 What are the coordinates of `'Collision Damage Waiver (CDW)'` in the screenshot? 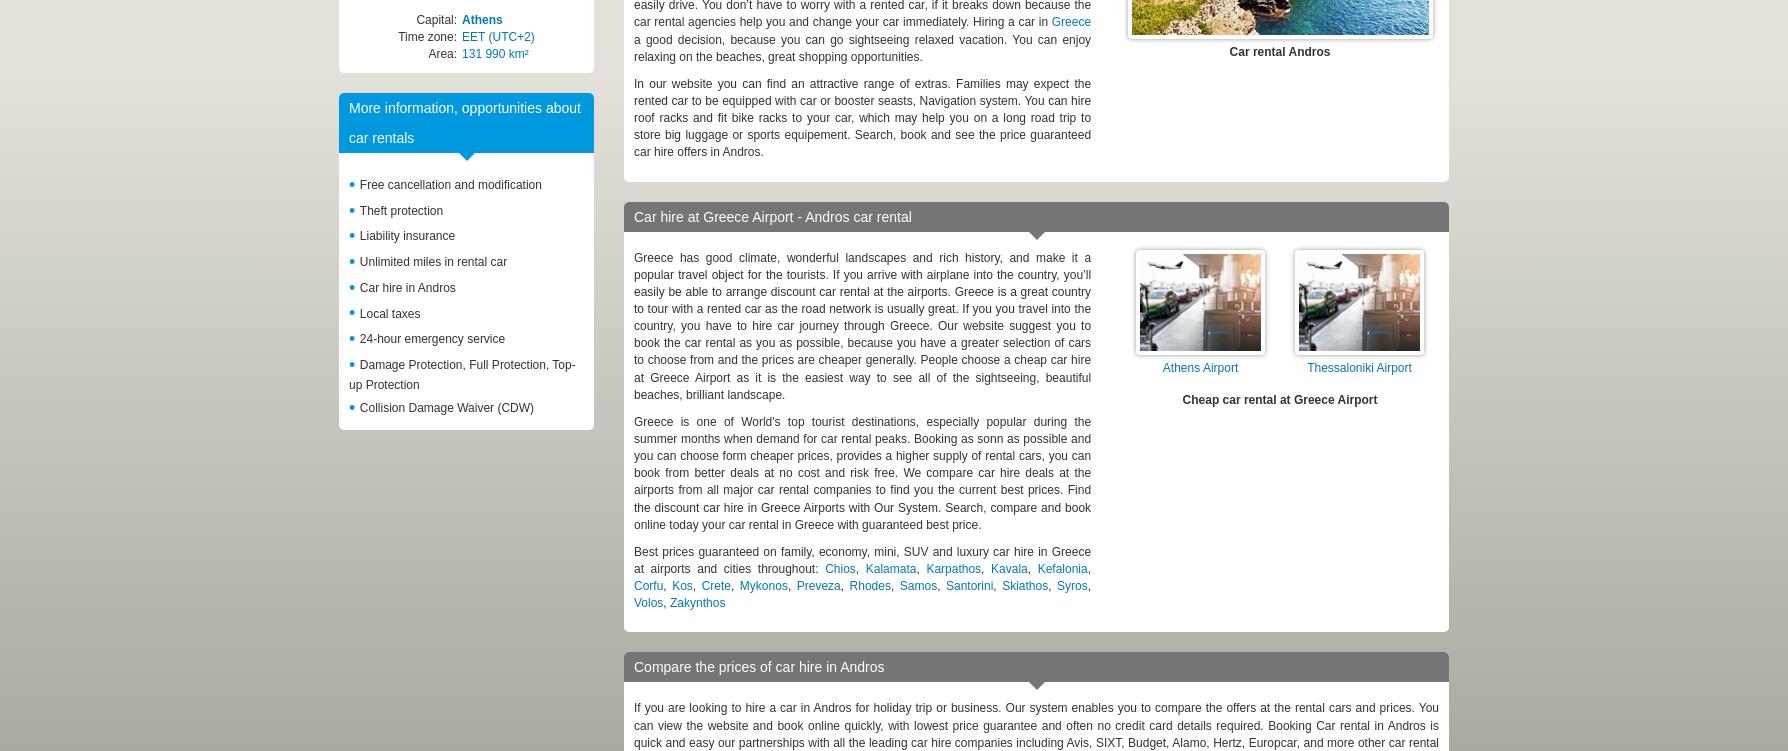 It's located at (445, 405).